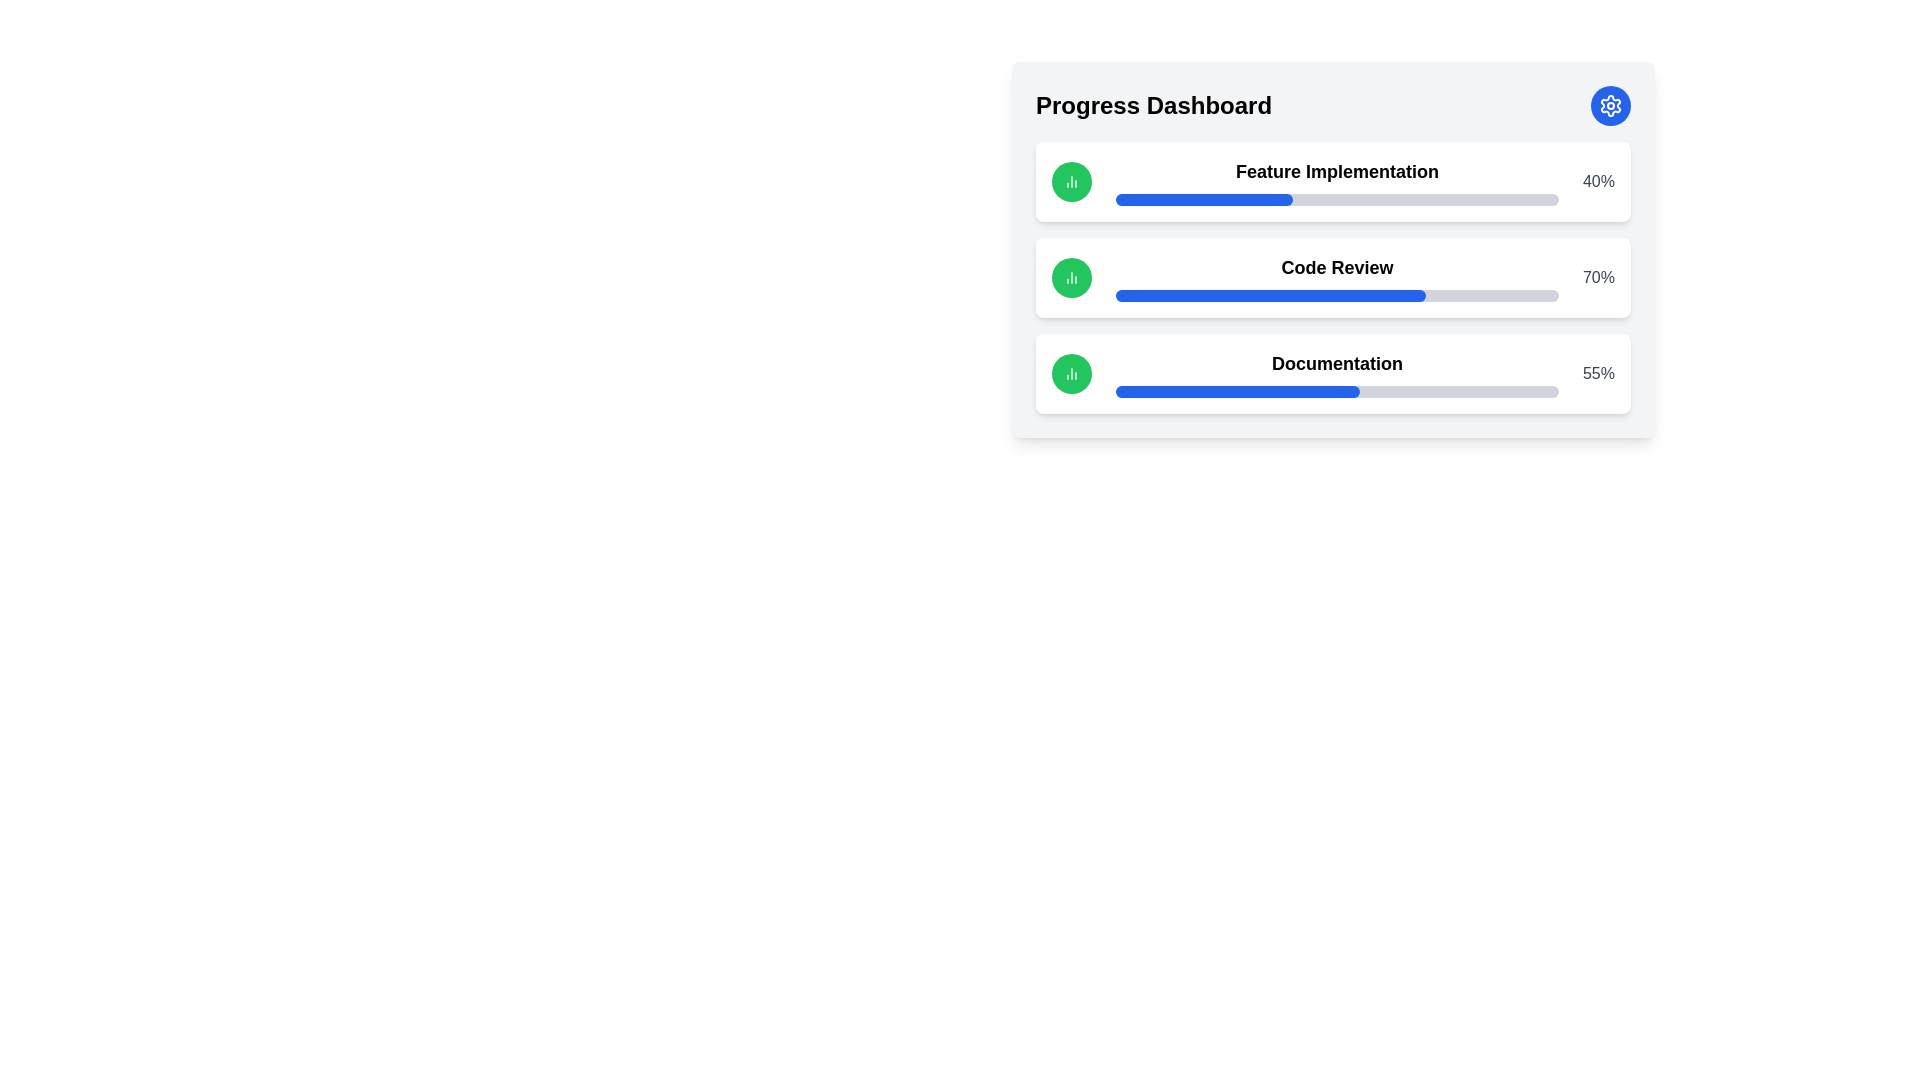 The image size is (1920, 1080). What do you see at coordinates (1270, 296) in the screenshot?
I see `the filled portion of the progress bar representing 70% completion within the 'Code Review' section of the 'Progress Dashboard'` at bounding box center [1270, 296].